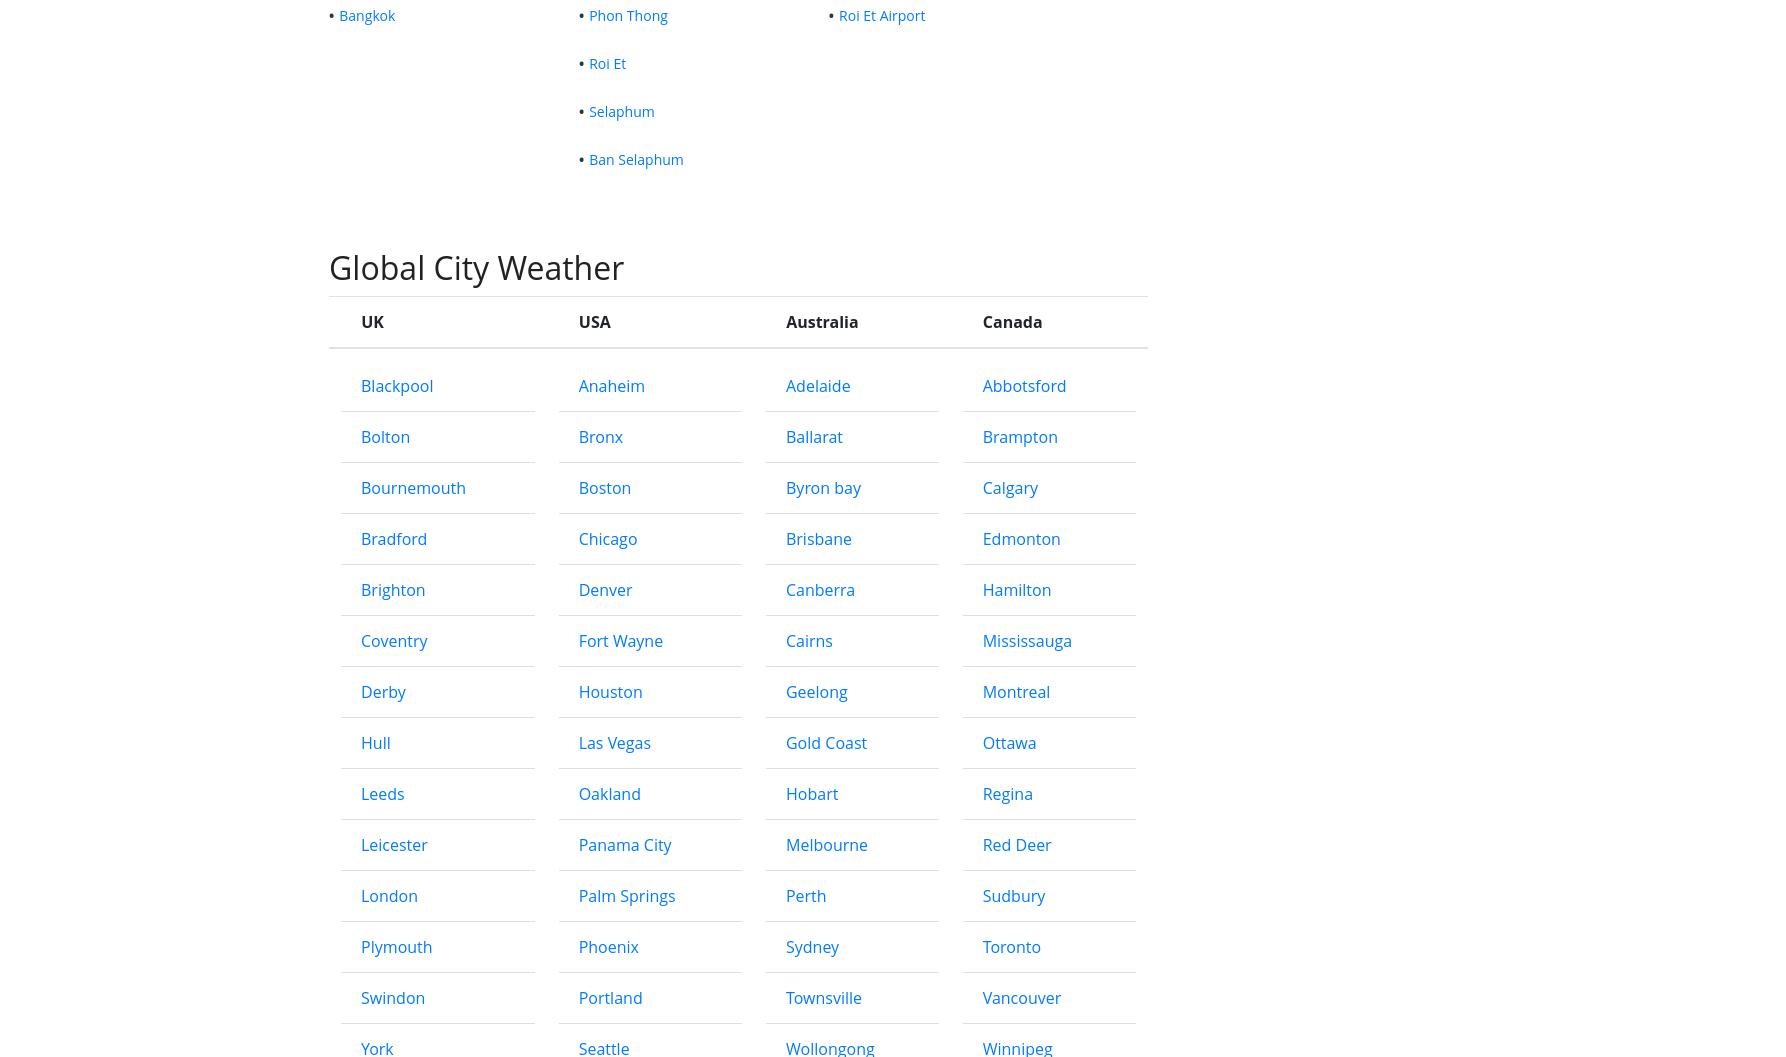 The height and width of the screenshot is (1057, 1786). I want to click on 'Hamilton', so click(1016, 884).